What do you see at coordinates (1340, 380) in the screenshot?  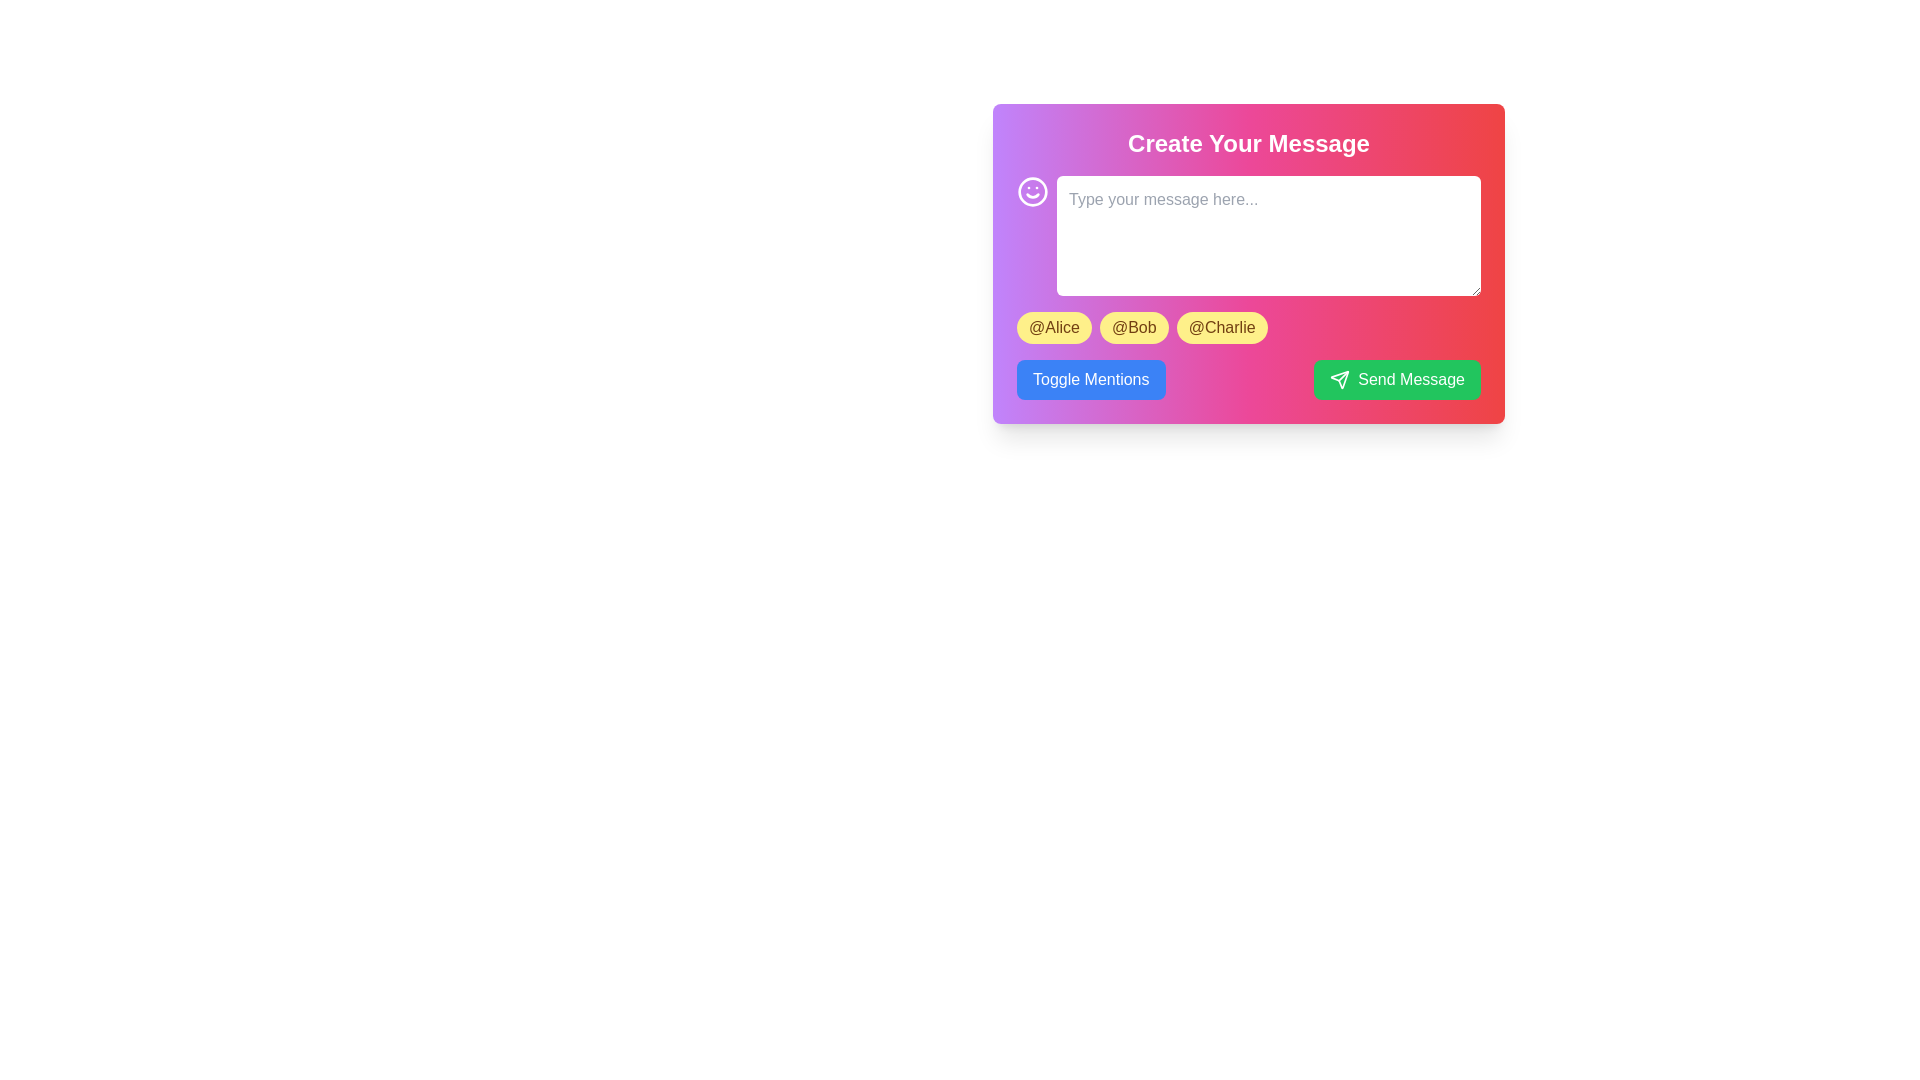 I see `the stylized send icon within the 'Send Message' button, which has a green background and is located at the bottom-right corner of the message creation panel` at bounding box center [1340, 380].